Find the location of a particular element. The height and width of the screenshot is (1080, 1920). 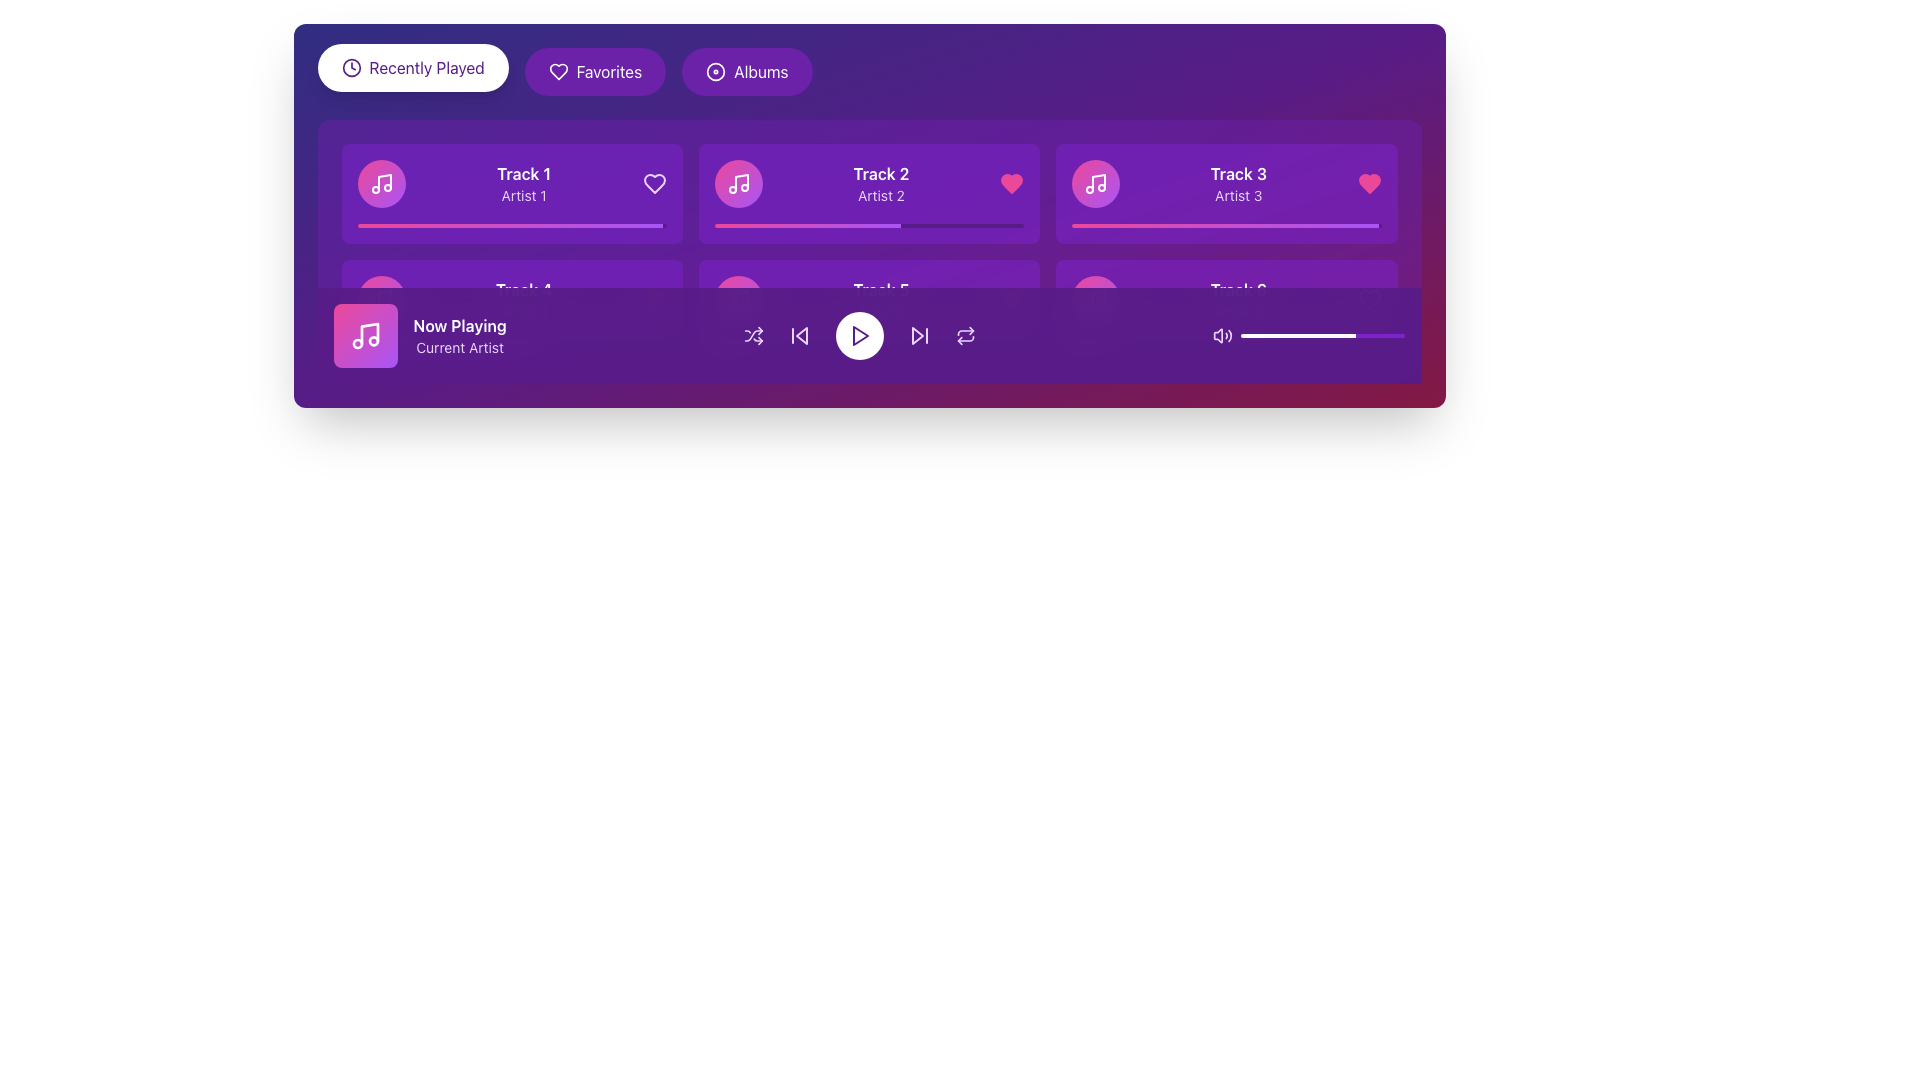

the favorite button located in the top-right corner of the 'Track 2' card by 'Artist 2' is located at coordinates (1012, 184).